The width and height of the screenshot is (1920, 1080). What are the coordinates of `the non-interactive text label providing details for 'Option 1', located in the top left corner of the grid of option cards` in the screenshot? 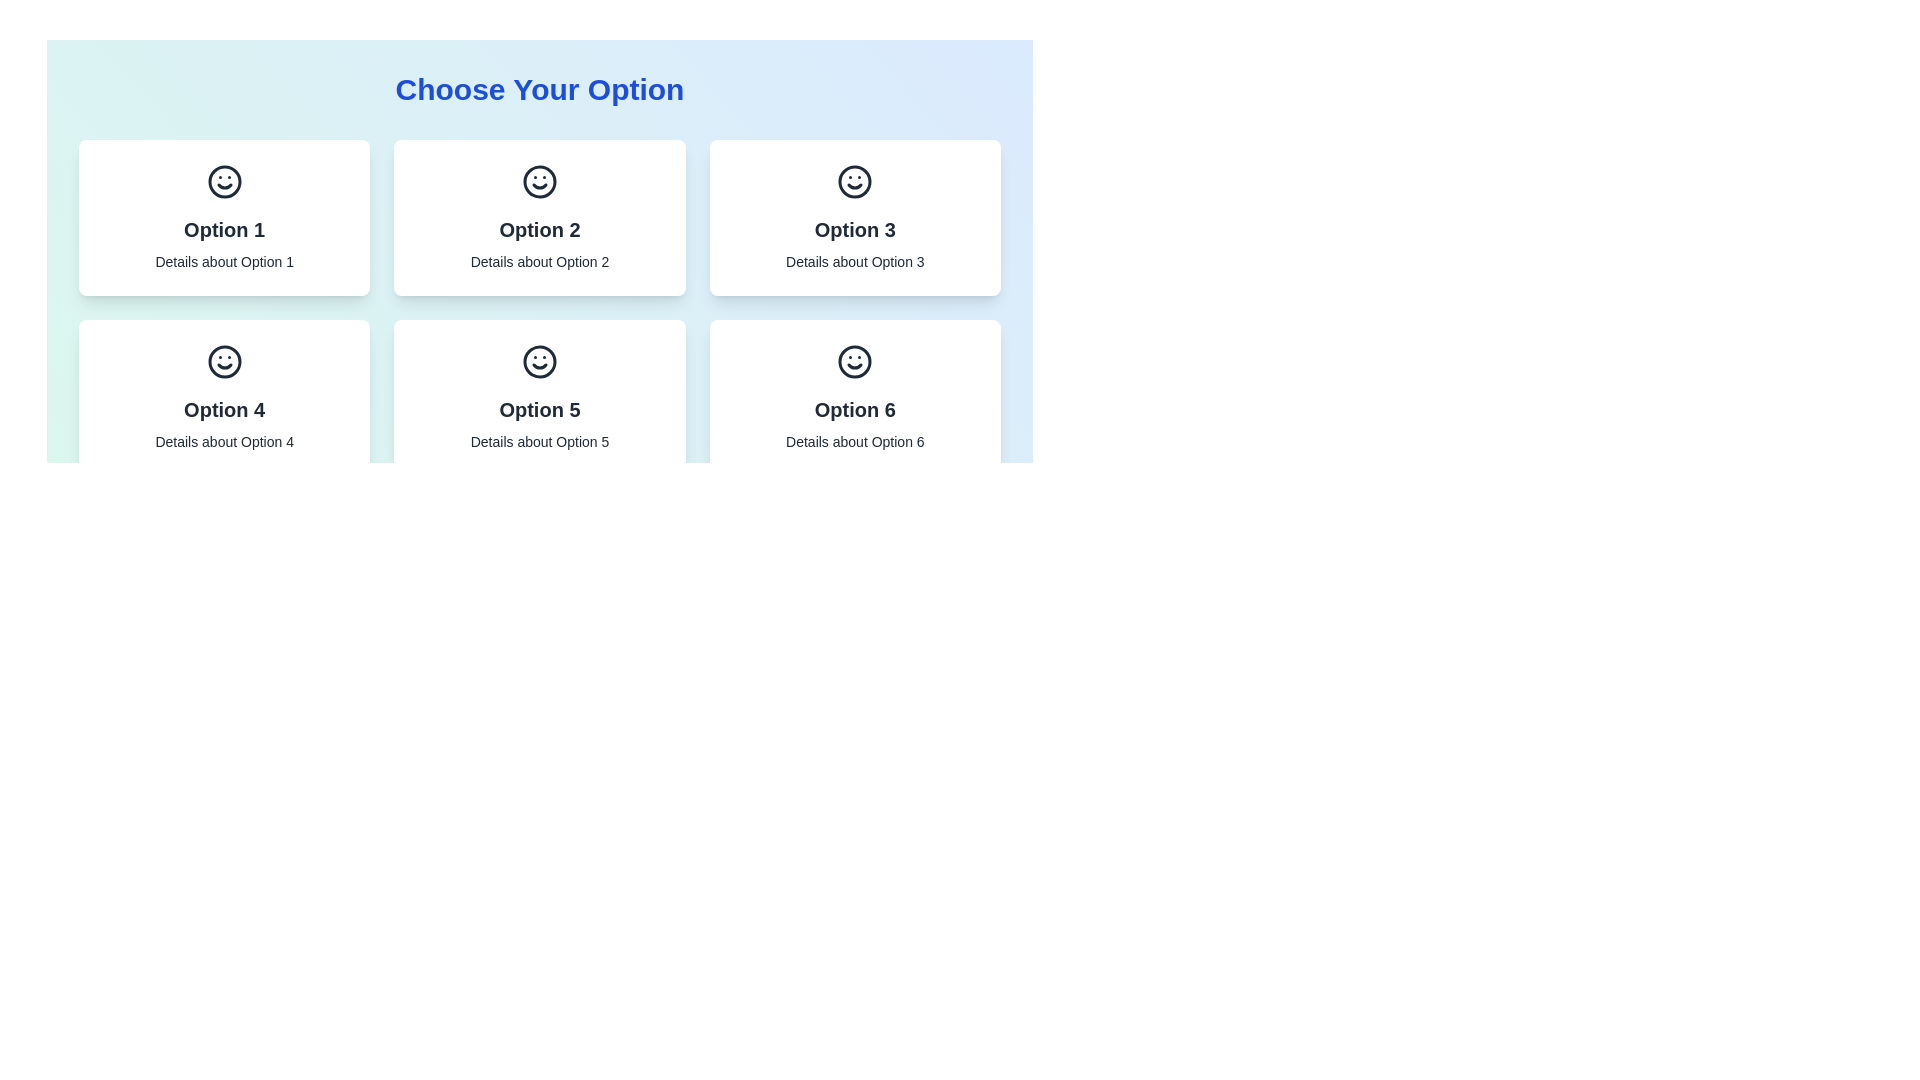 It's located at (224, 261).